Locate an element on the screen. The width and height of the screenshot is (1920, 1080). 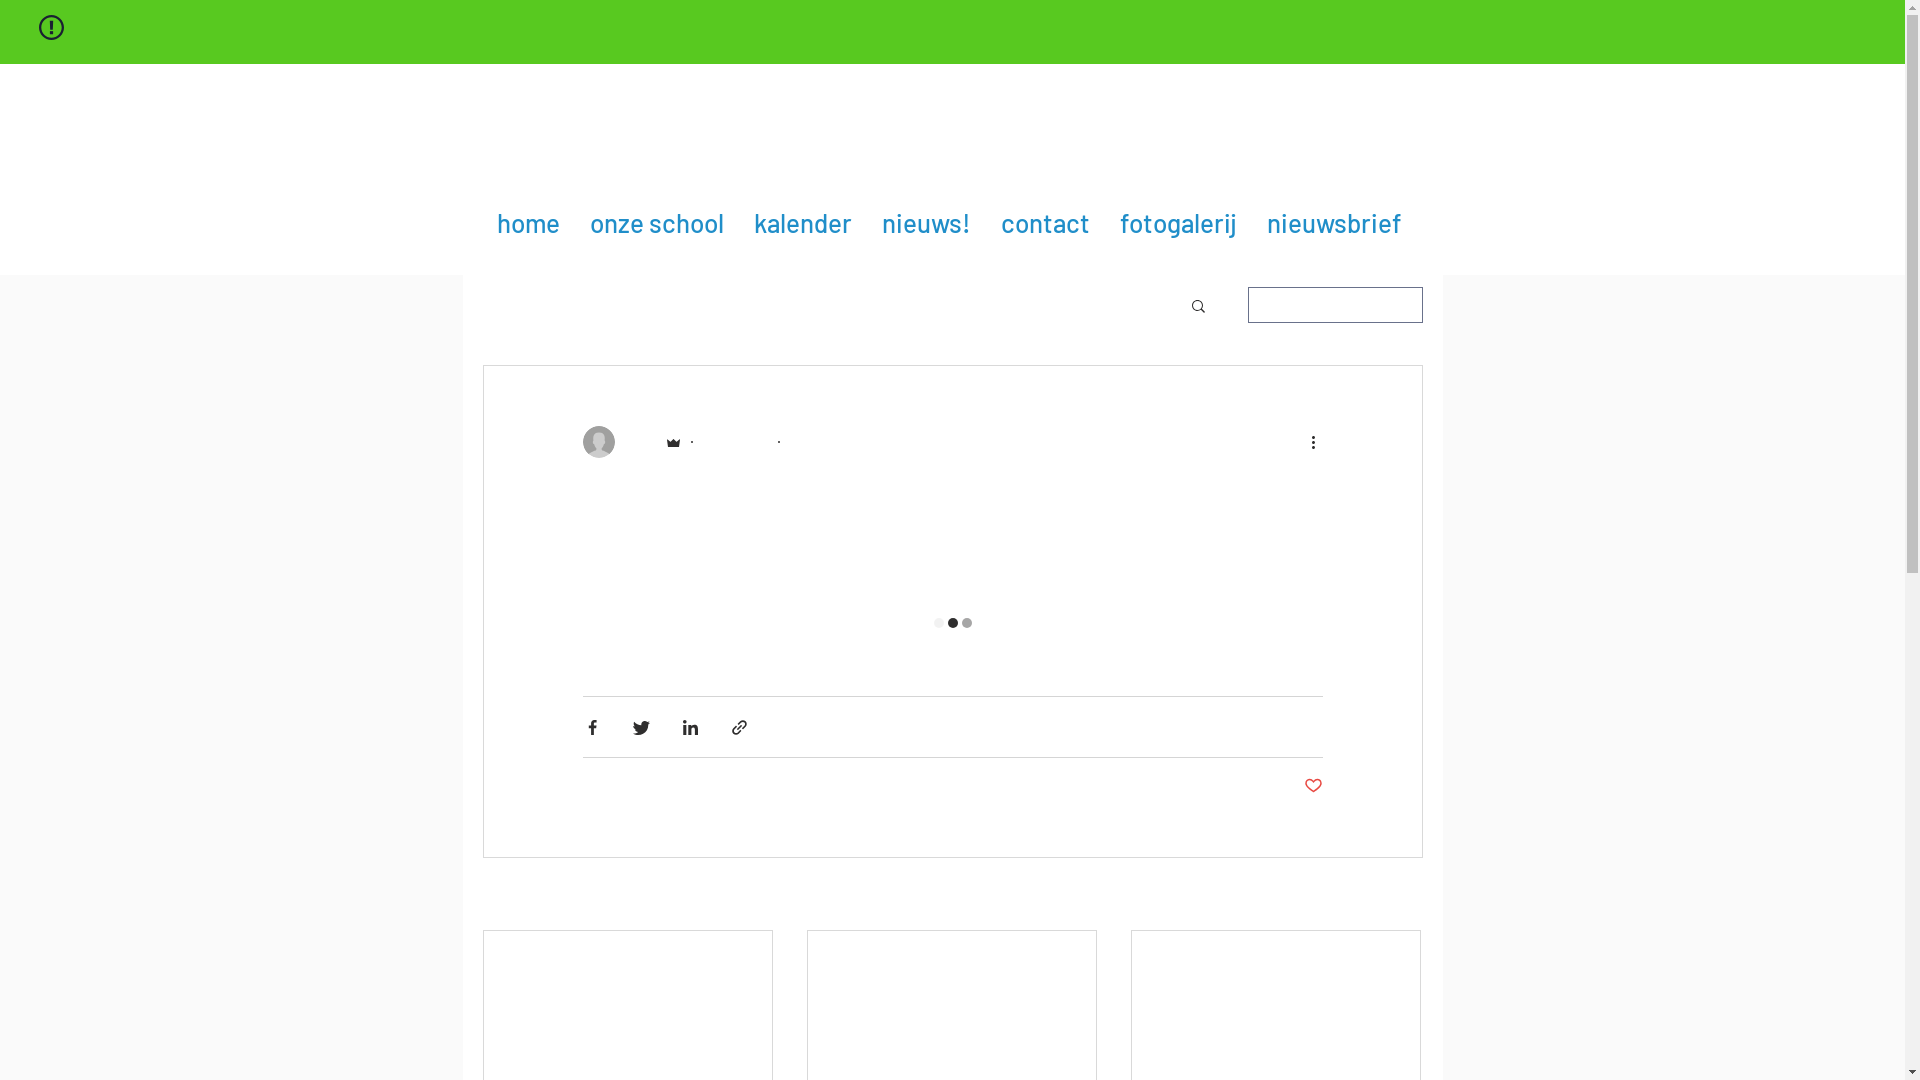
'kalender' is located at coordinates (747, 222).